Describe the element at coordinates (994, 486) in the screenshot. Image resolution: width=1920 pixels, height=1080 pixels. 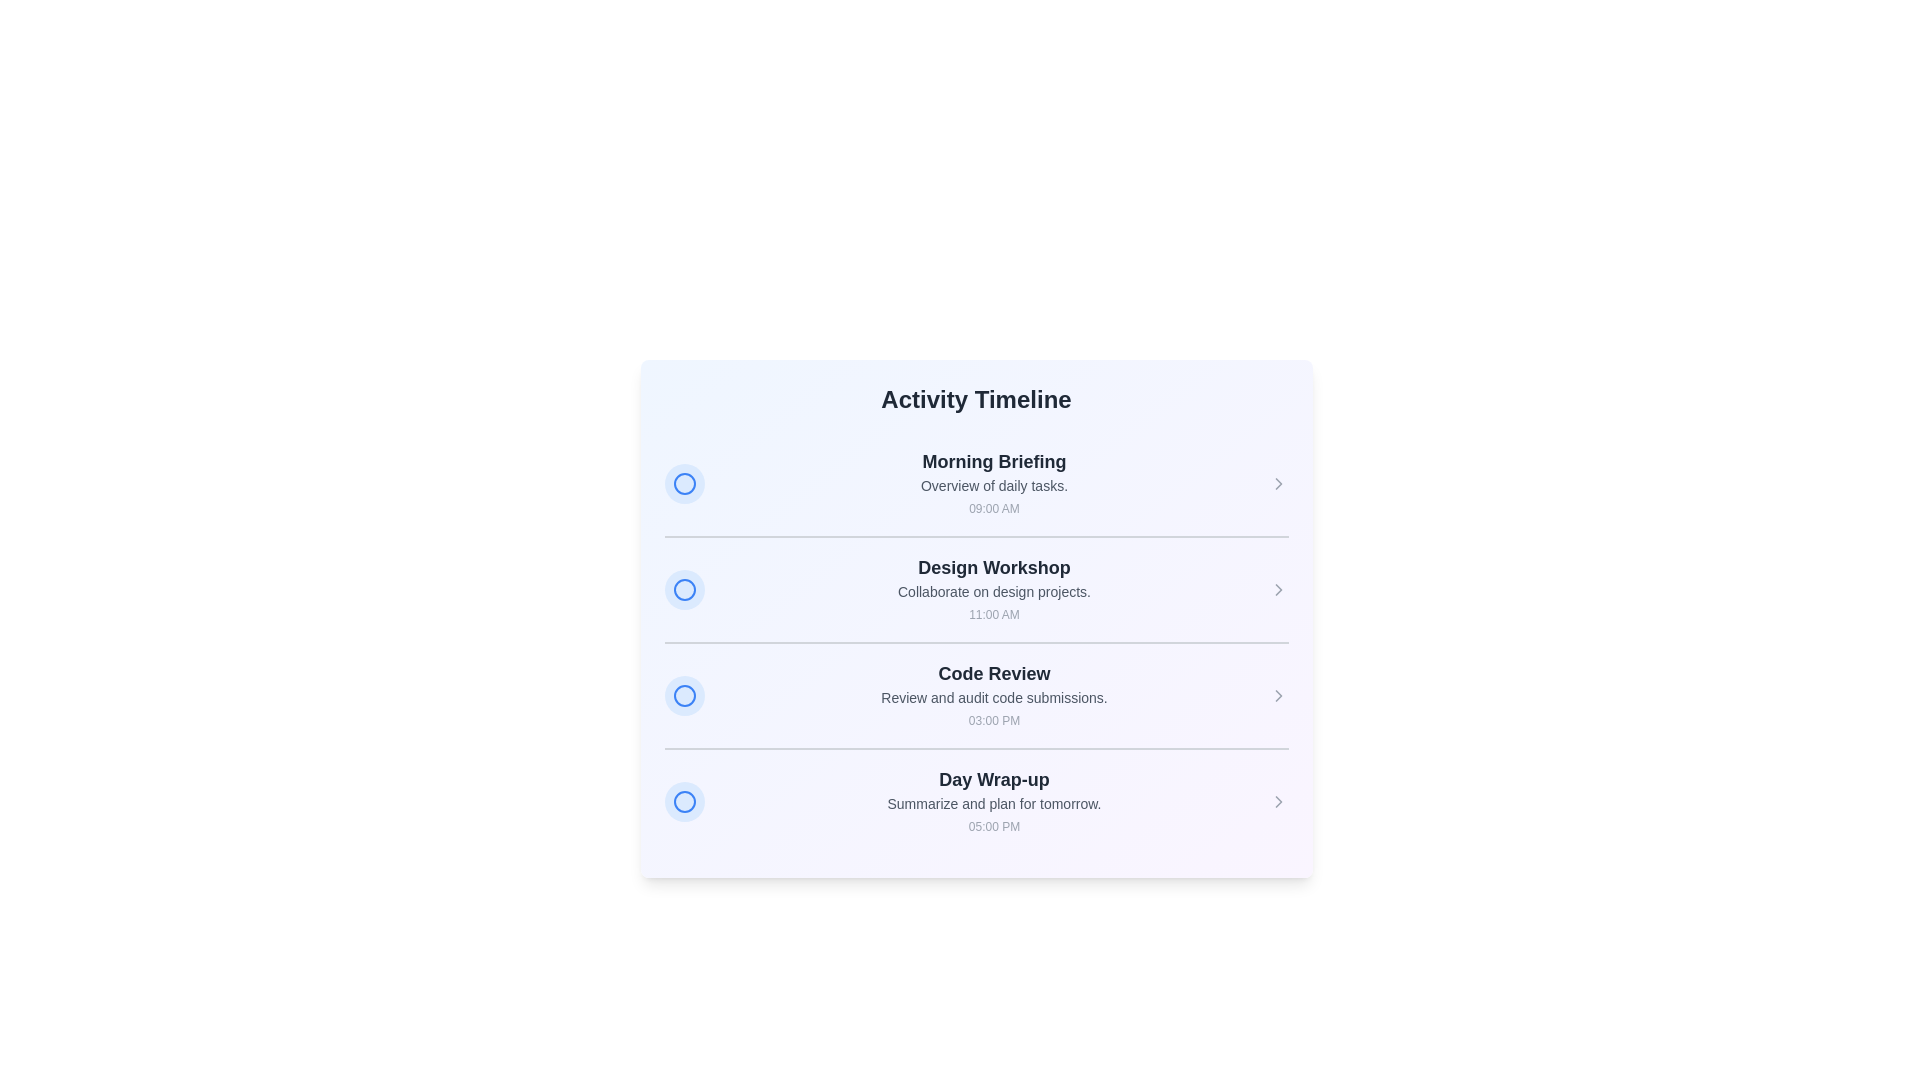
I see `the static text that provides a short description of the 'Morning Briefing' entry, located below the heading and above the time text '09:00 AM'` at that location.